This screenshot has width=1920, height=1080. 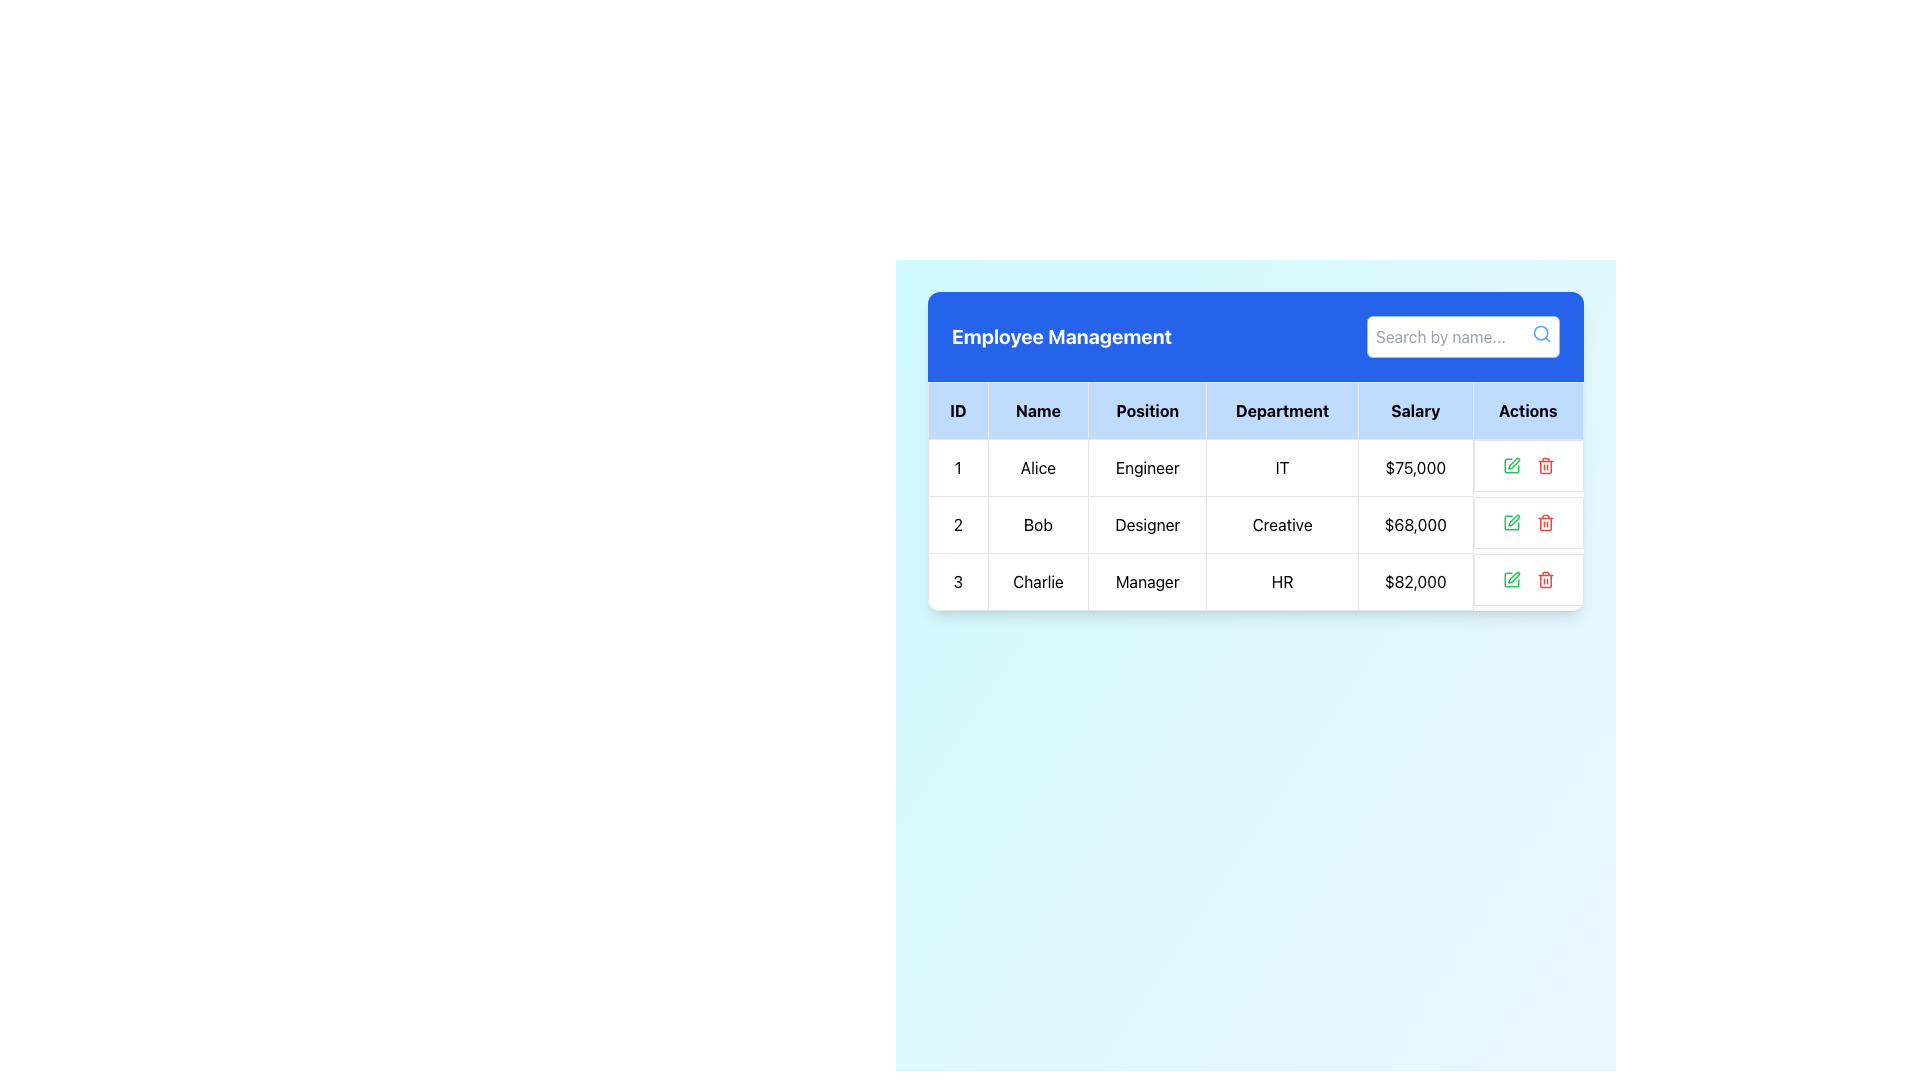 What do you see at coordinates (1147, 582) in the screenshot?
I see `the static text label 'Manager' in the third row of the table under the 'Position' column` at bounding box center [1147, 582].